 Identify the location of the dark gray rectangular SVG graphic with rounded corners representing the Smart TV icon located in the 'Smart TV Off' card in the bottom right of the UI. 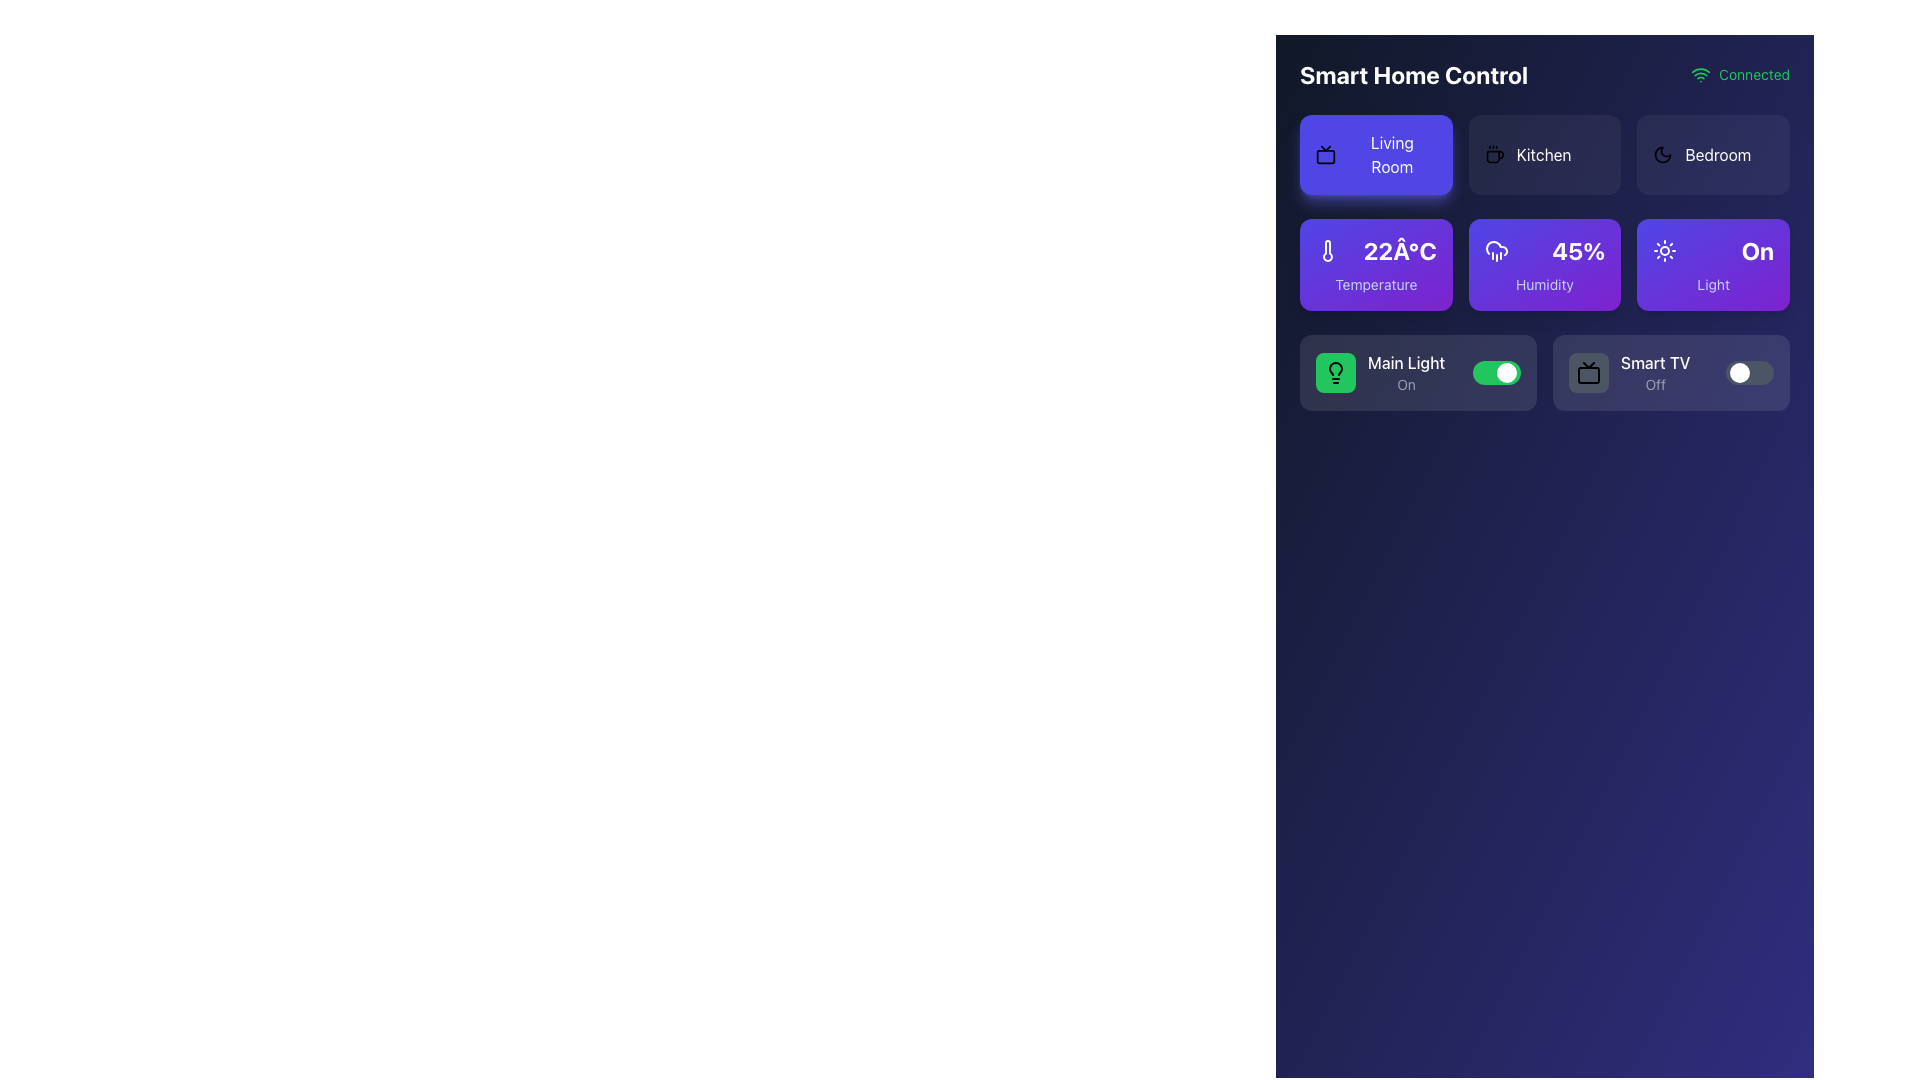
(1587, 375).